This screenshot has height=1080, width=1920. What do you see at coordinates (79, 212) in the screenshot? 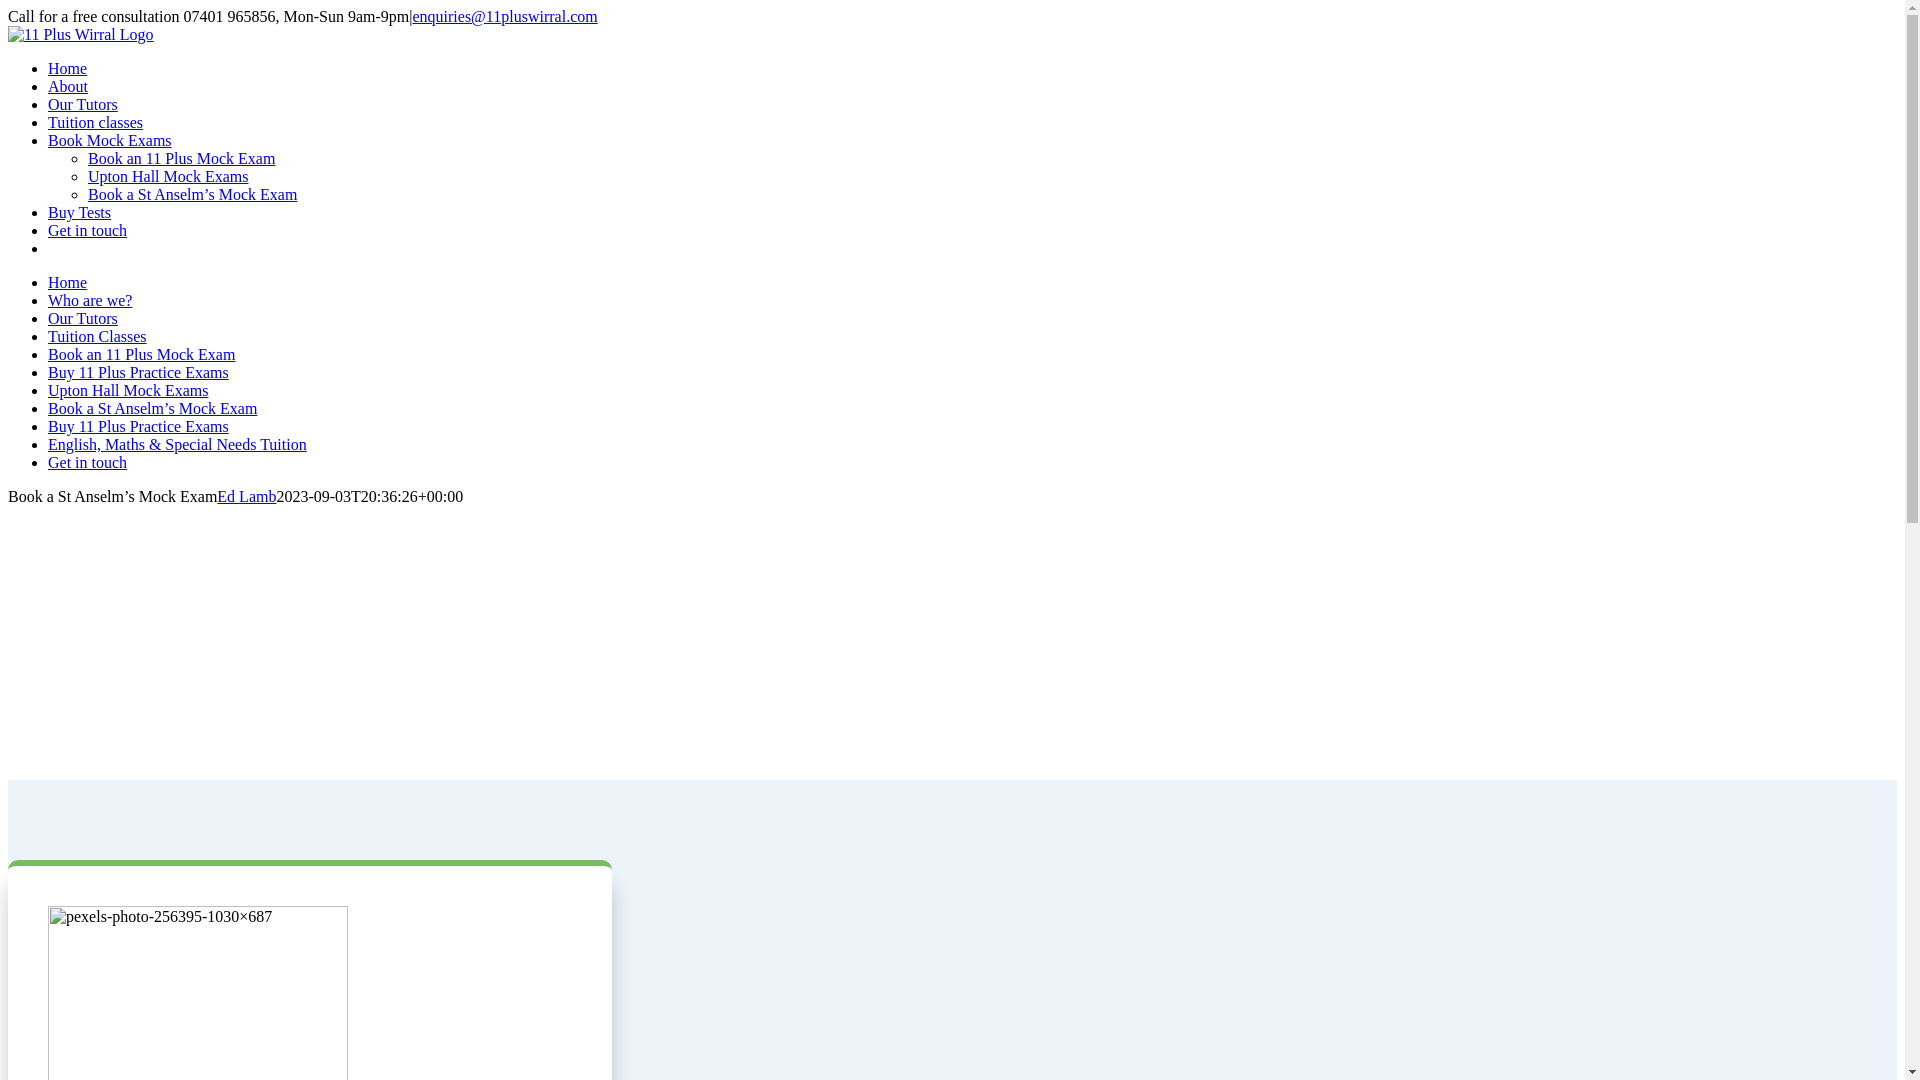
I see `'Buy Tests'` at bounding box center [79, 212].